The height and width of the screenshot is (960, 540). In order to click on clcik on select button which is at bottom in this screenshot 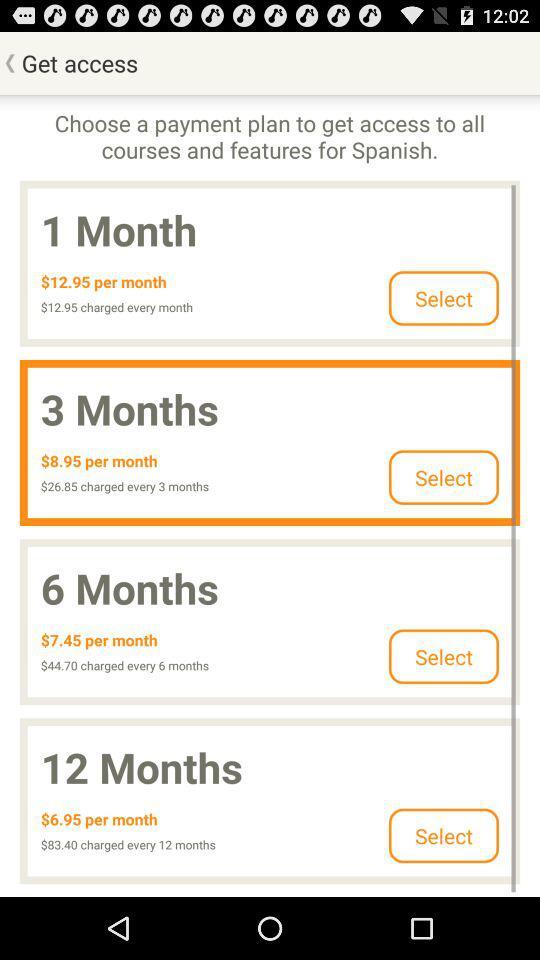, I will do `click(443, 835)`.